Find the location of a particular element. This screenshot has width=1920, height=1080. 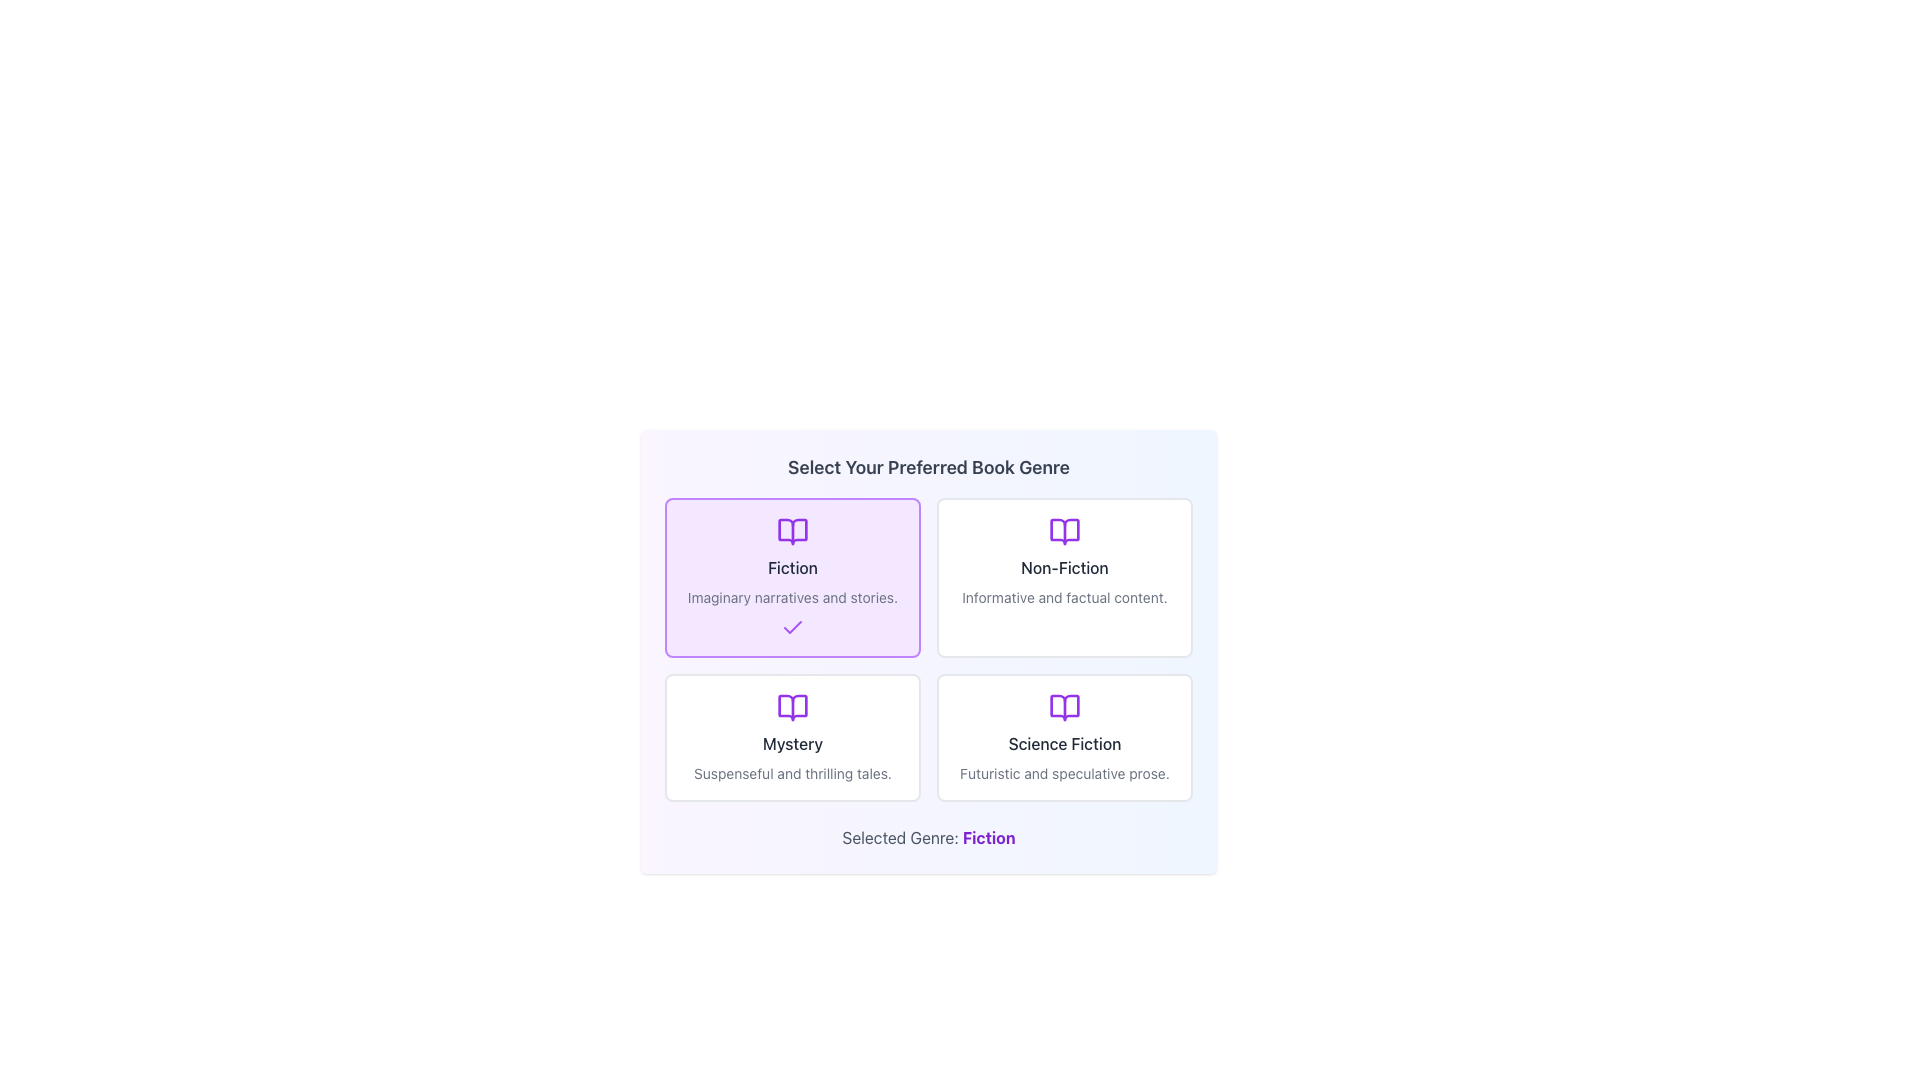

the icon representing the 'Non-Fiction' category, which is centrally positioned at the top of the 'Non-Fiction' section in the grid layout is located at coordinates (1064, 531).